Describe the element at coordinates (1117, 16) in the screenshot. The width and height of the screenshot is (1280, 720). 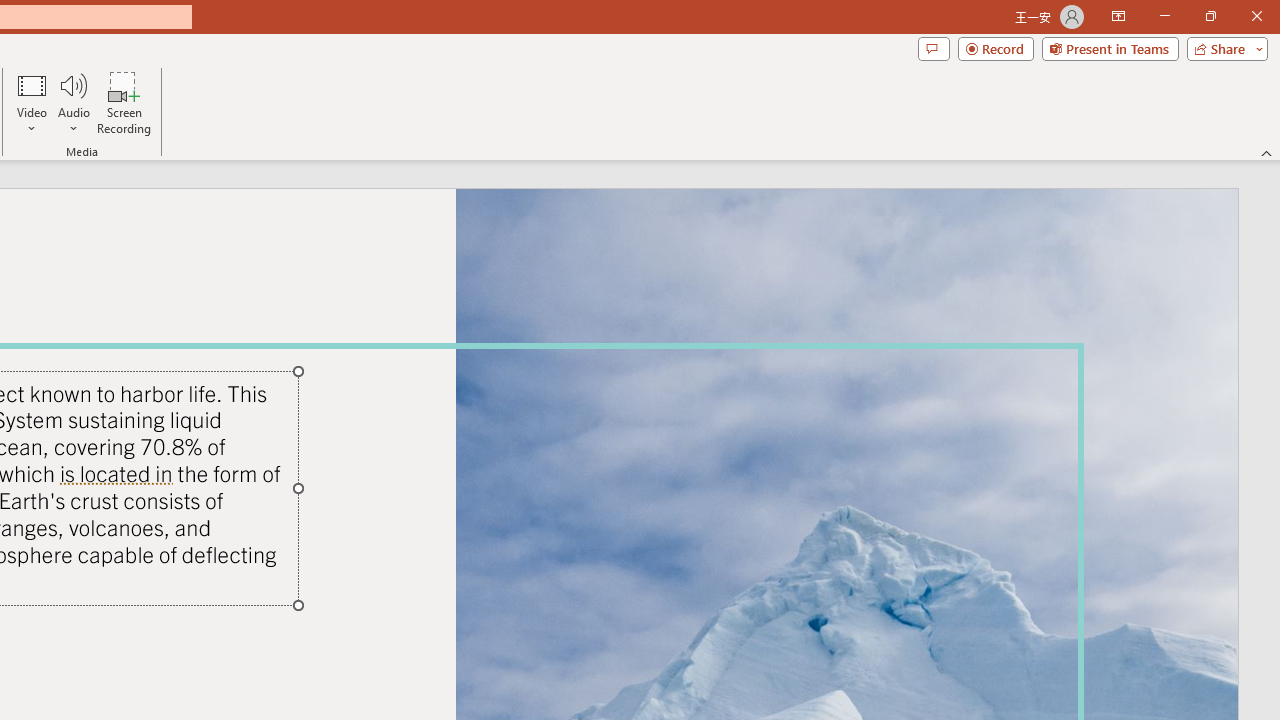
I see `'Ribbon Display Options'` at that location.